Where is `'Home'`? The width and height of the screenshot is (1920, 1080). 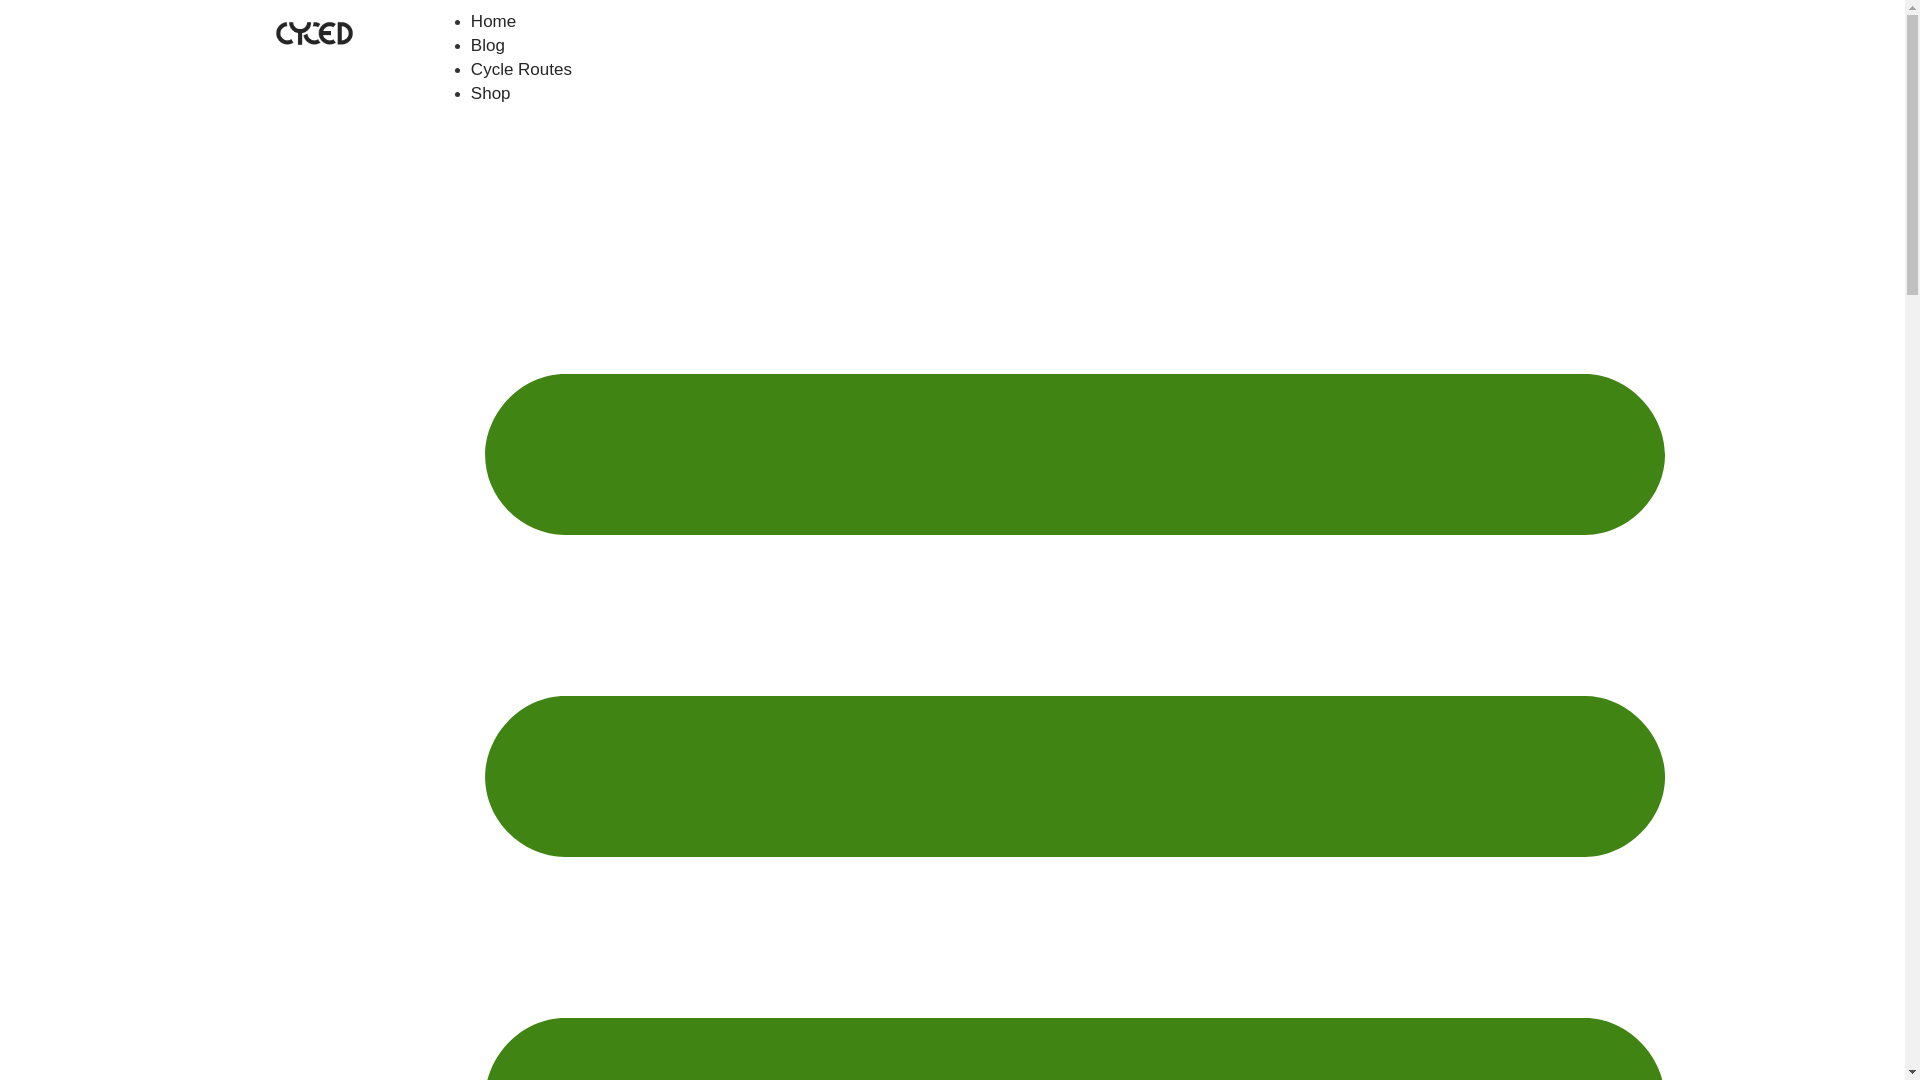 'Home' is located at coordinates (493, 21).